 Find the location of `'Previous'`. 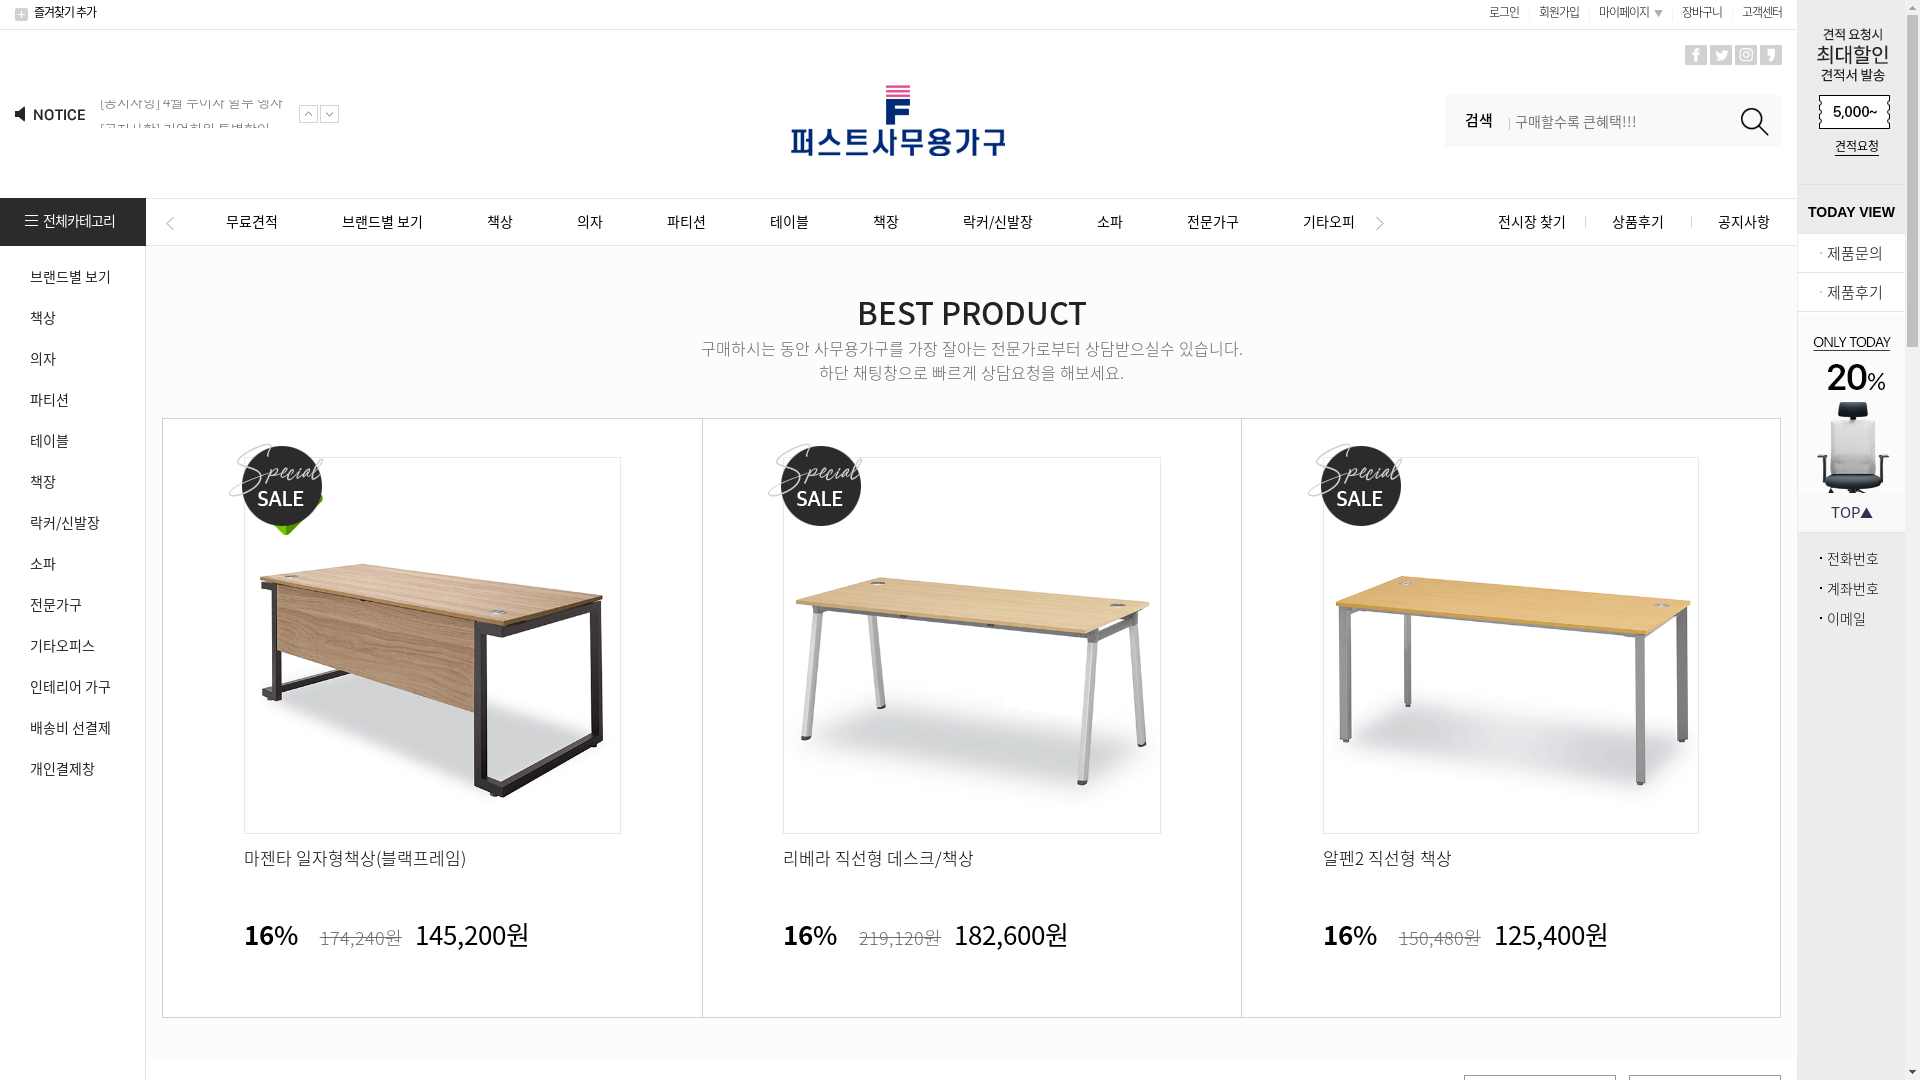

'Previous' is located at coordinates (144, 223).